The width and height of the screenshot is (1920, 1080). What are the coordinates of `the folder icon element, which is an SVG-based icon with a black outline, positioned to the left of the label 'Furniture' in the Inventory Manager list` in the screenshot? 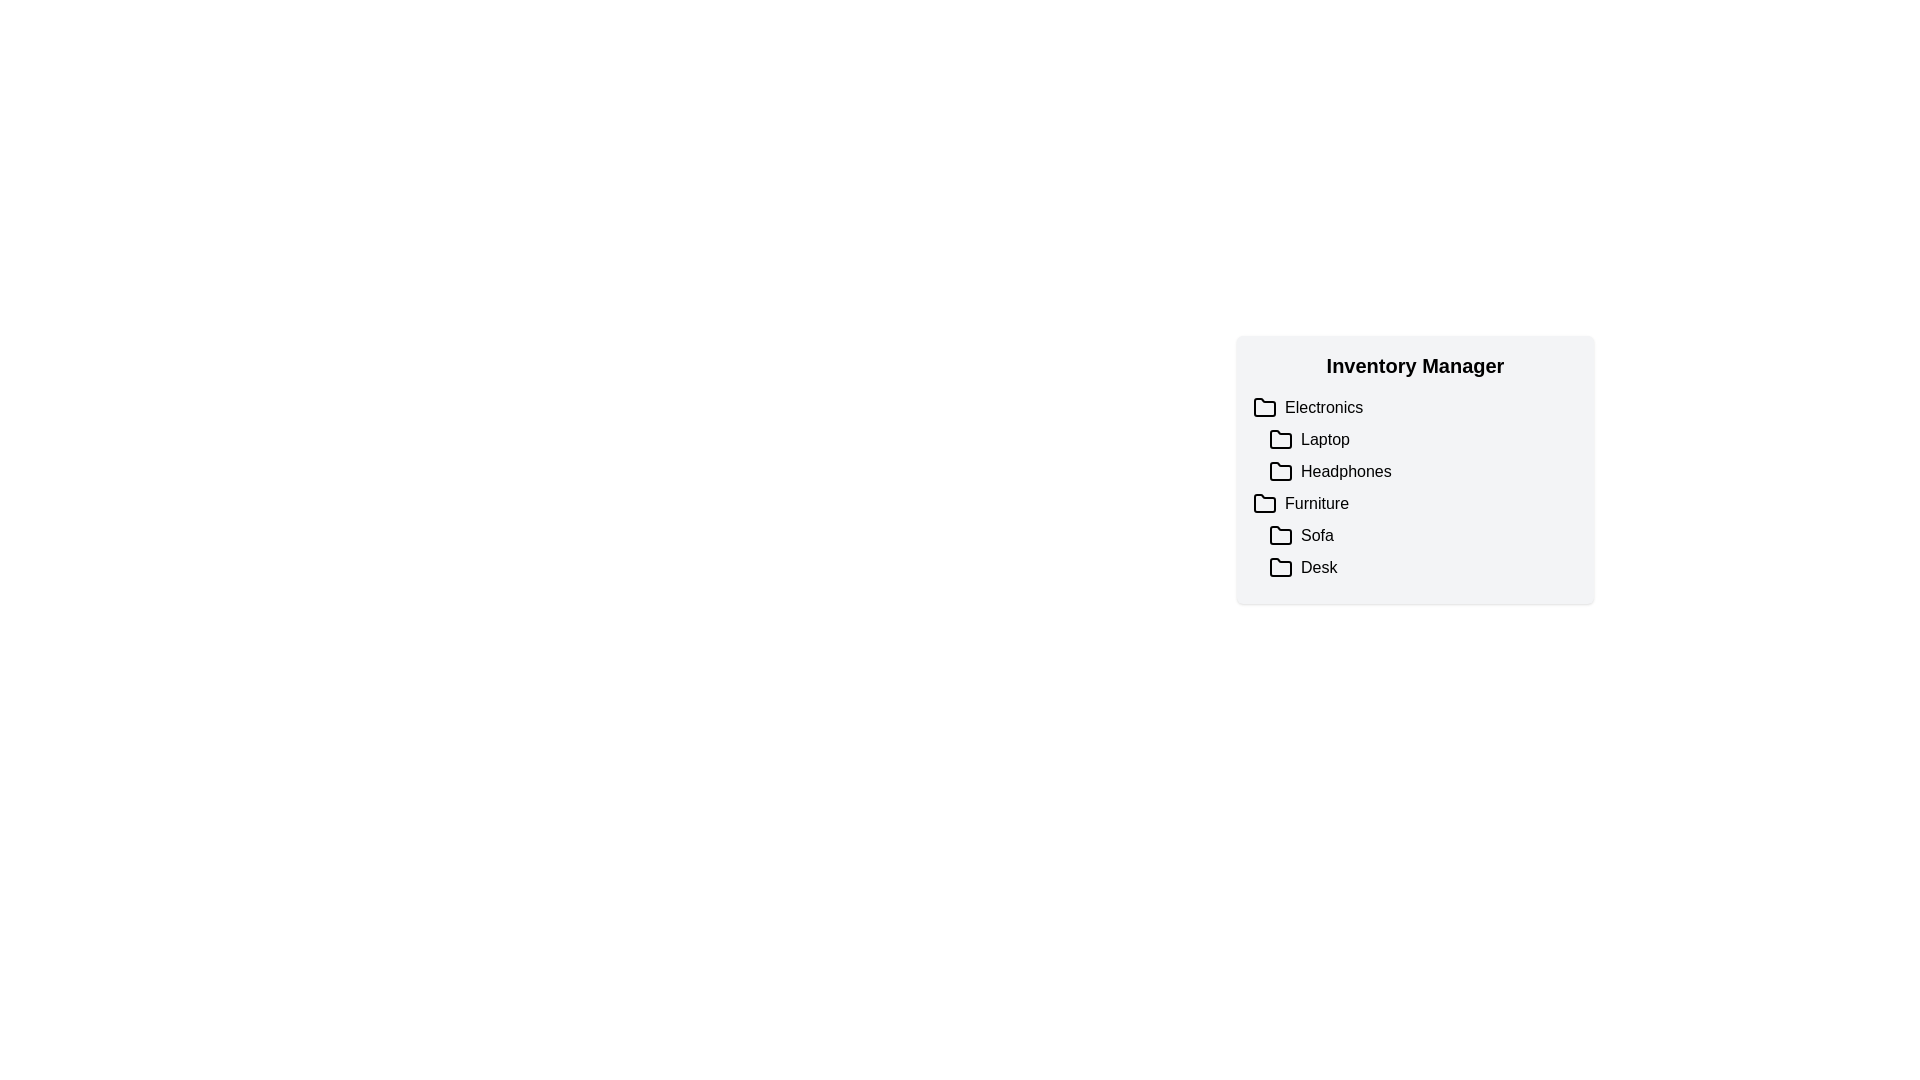 It's located at (1264, 503).